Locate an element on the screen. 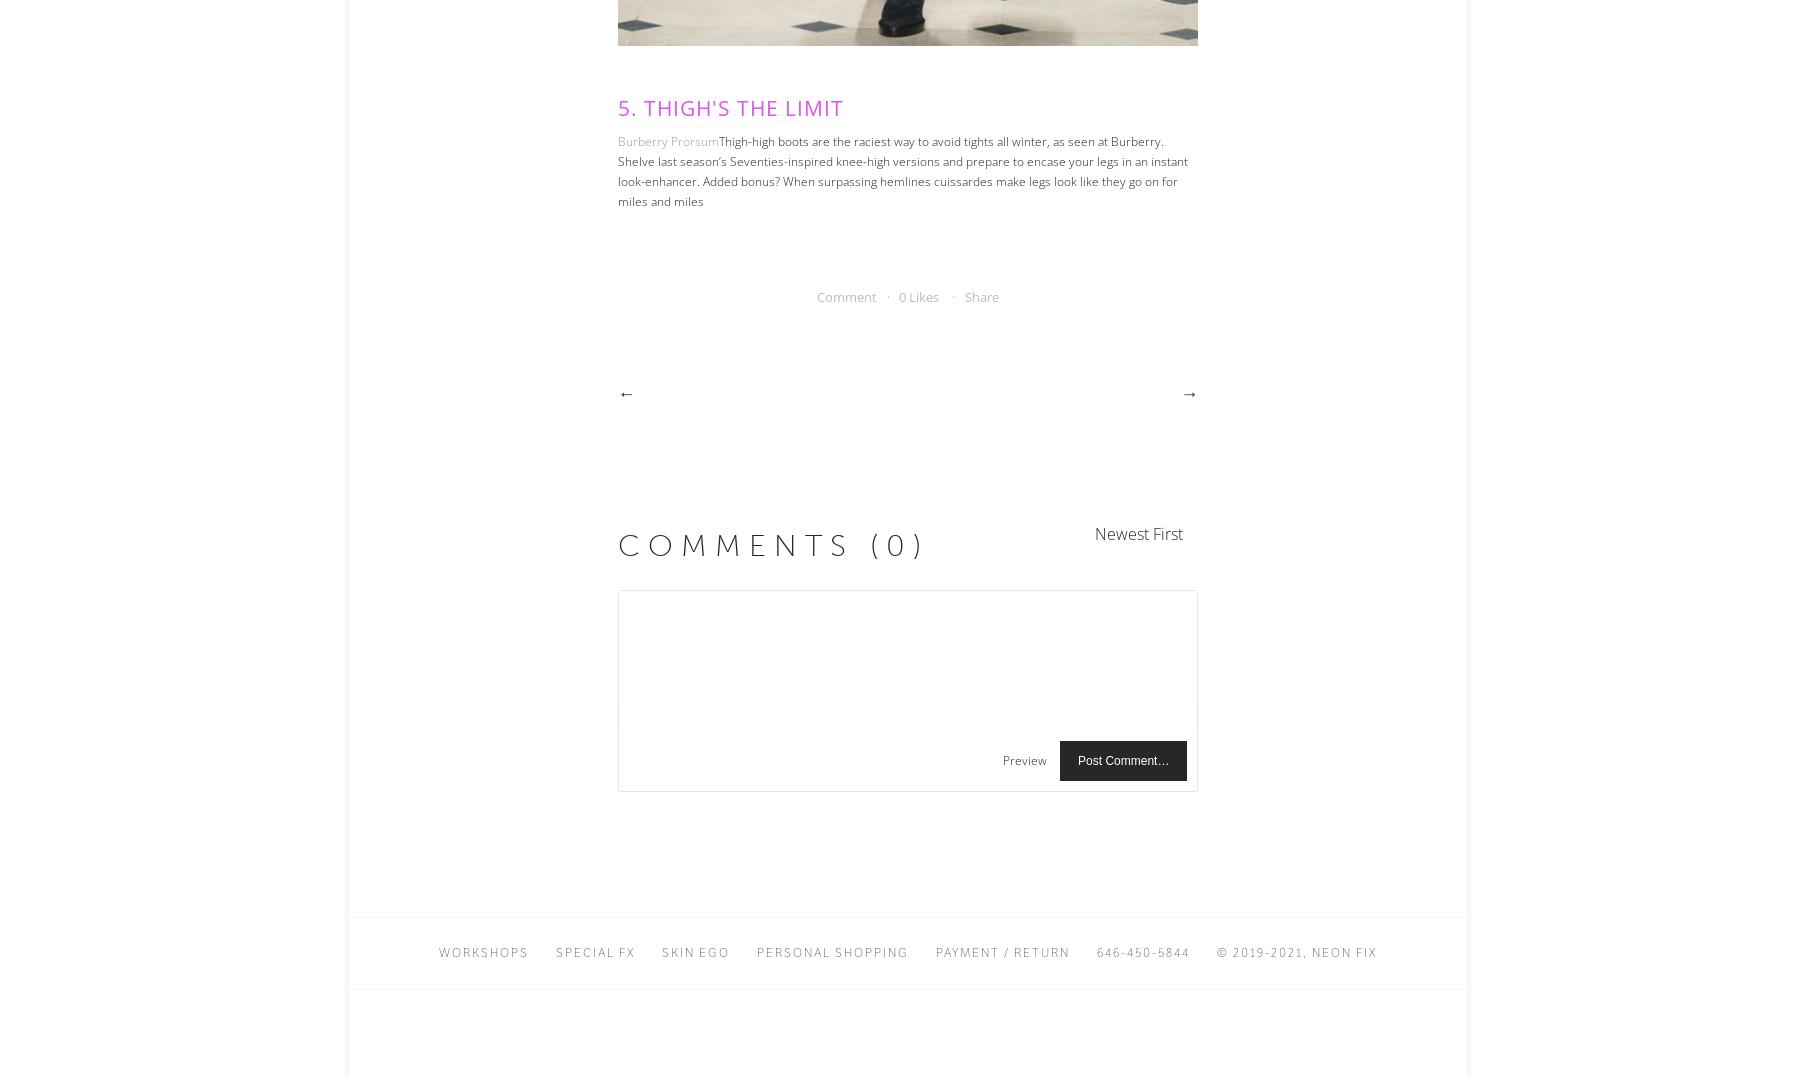 The height and width of the screenshot is (1078, 1816). 'Thigh-high boots are the raciest way to avoid tights all winter, as seen at Burberry. Shelve last season’s Seventies-inspired knee-high versions and prepare to encase your legs in an instant look-enhancer. Added bonus? When surpassing hemlines cuissardes make legs look like they go on for miles and miles' is located at coordinates (901, 169).